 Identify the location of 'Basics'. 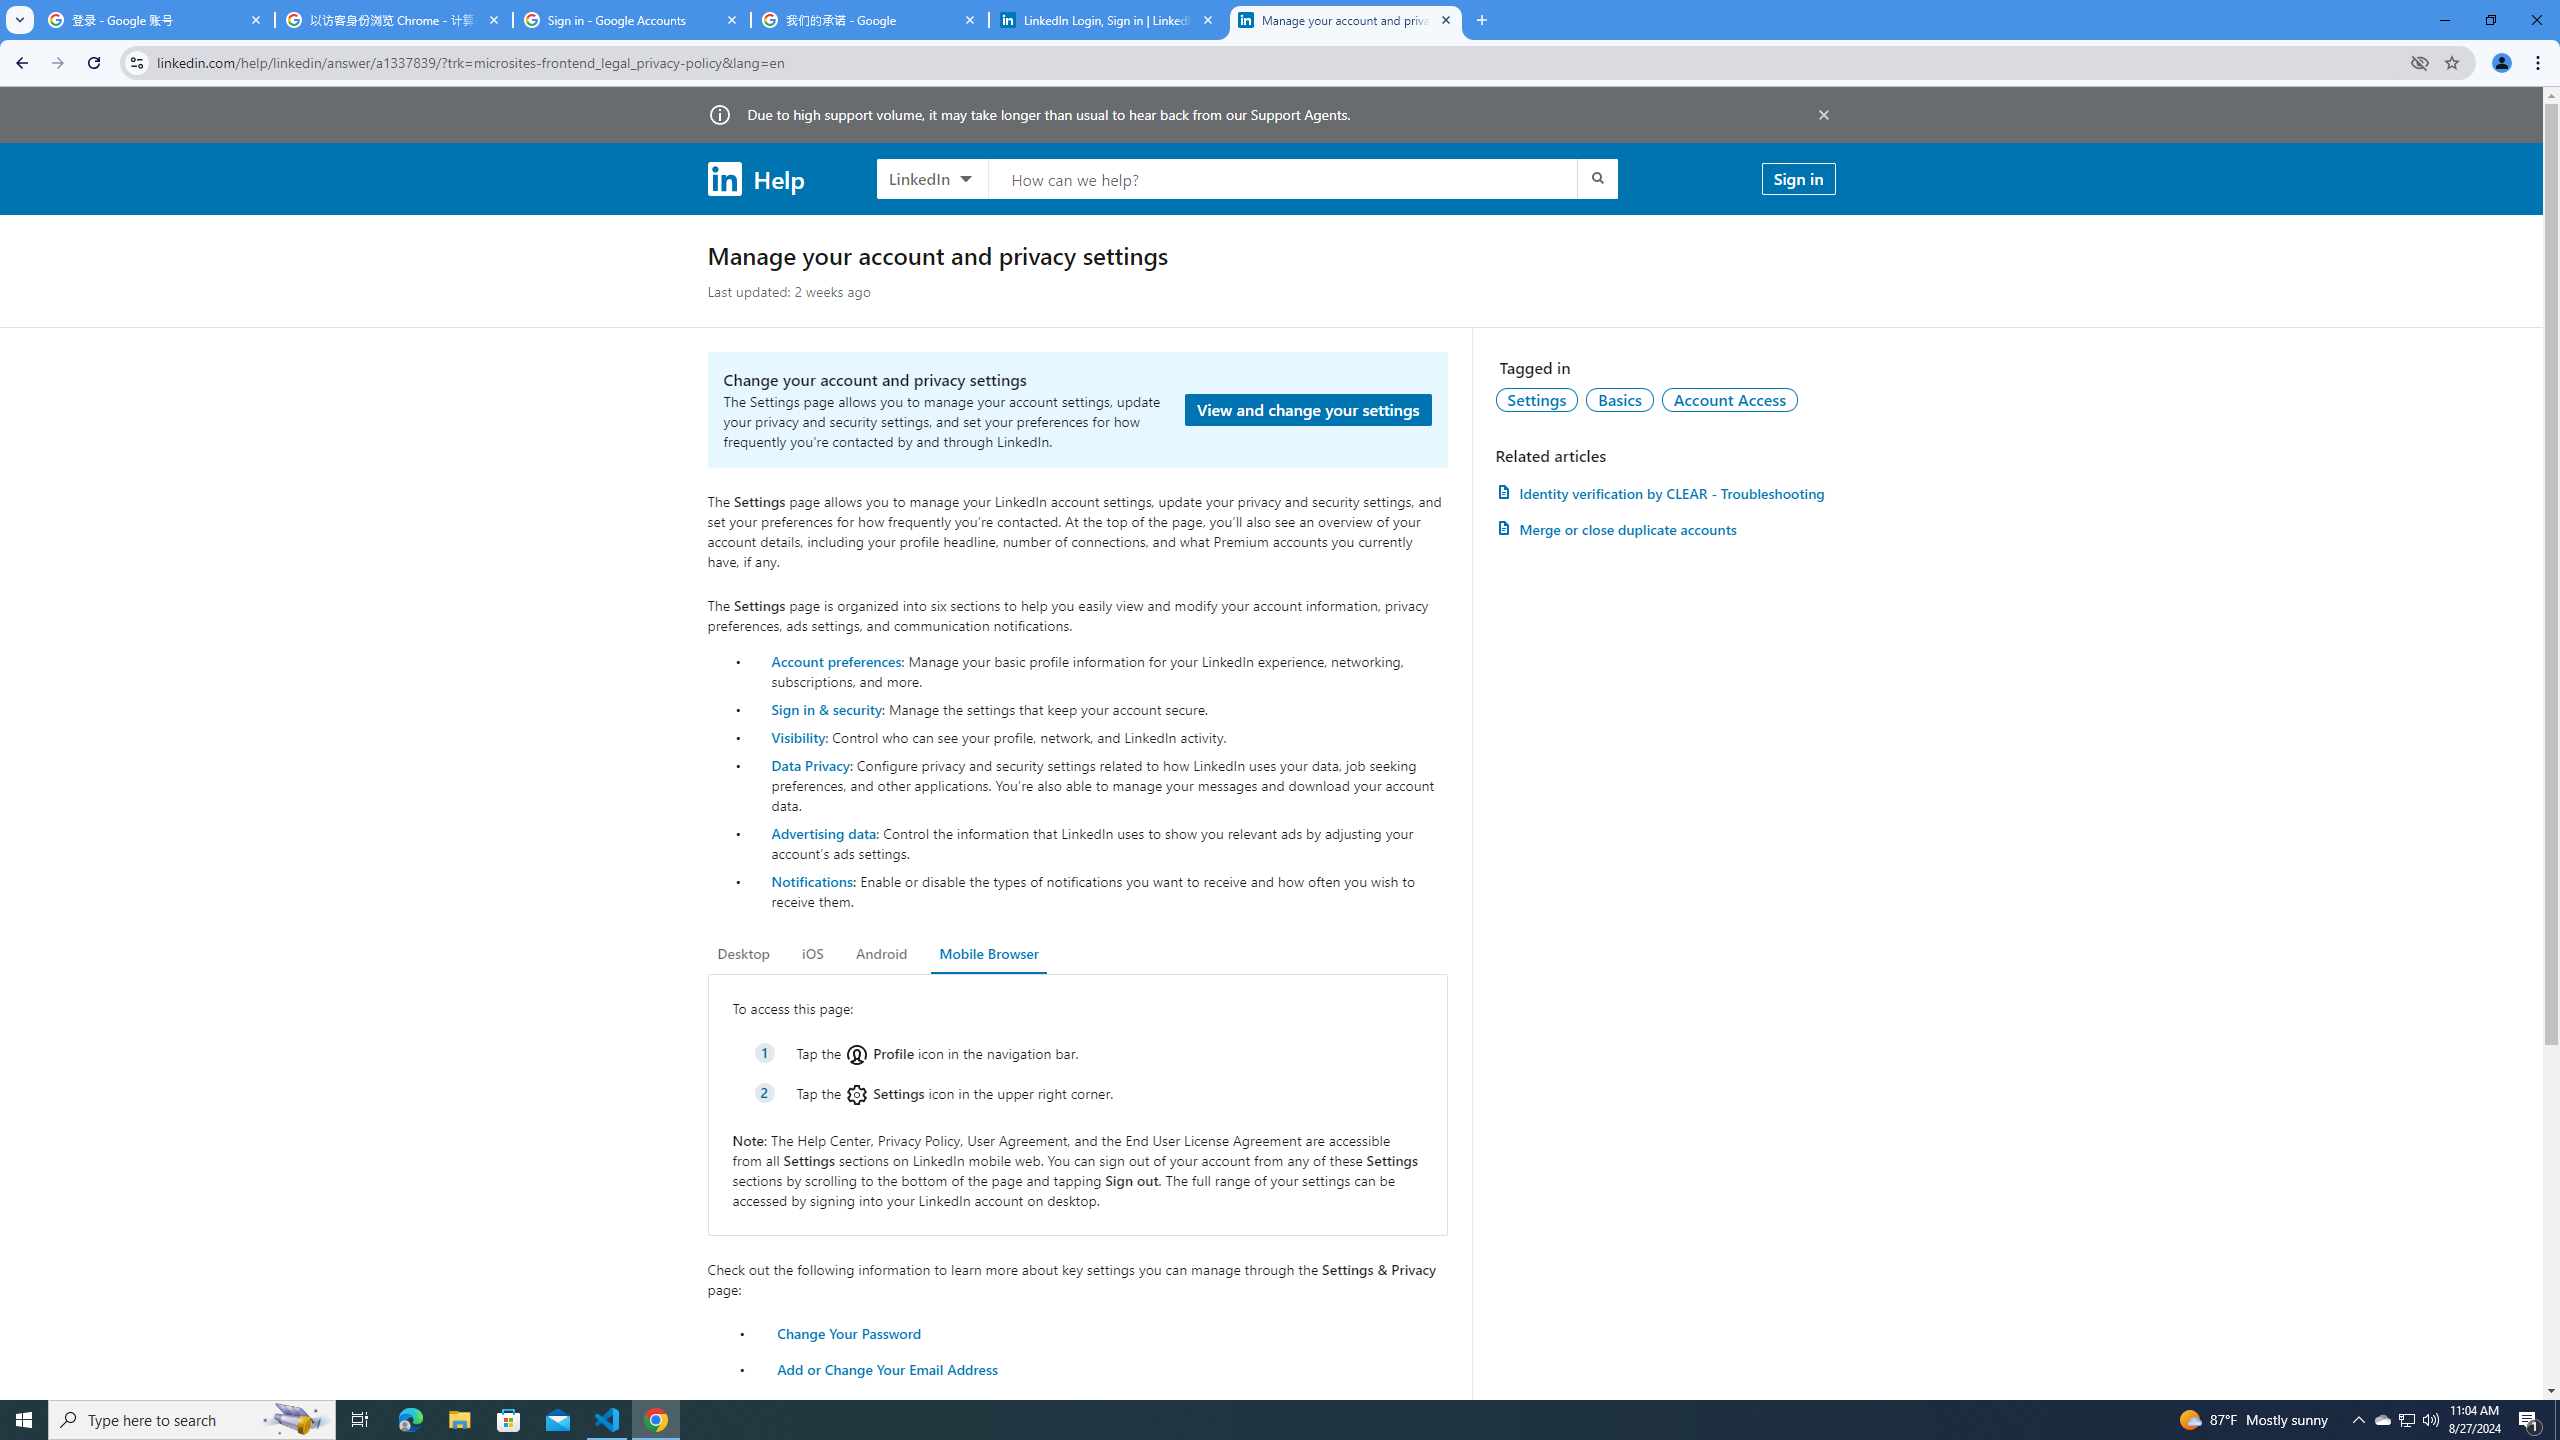
(1619, 398).